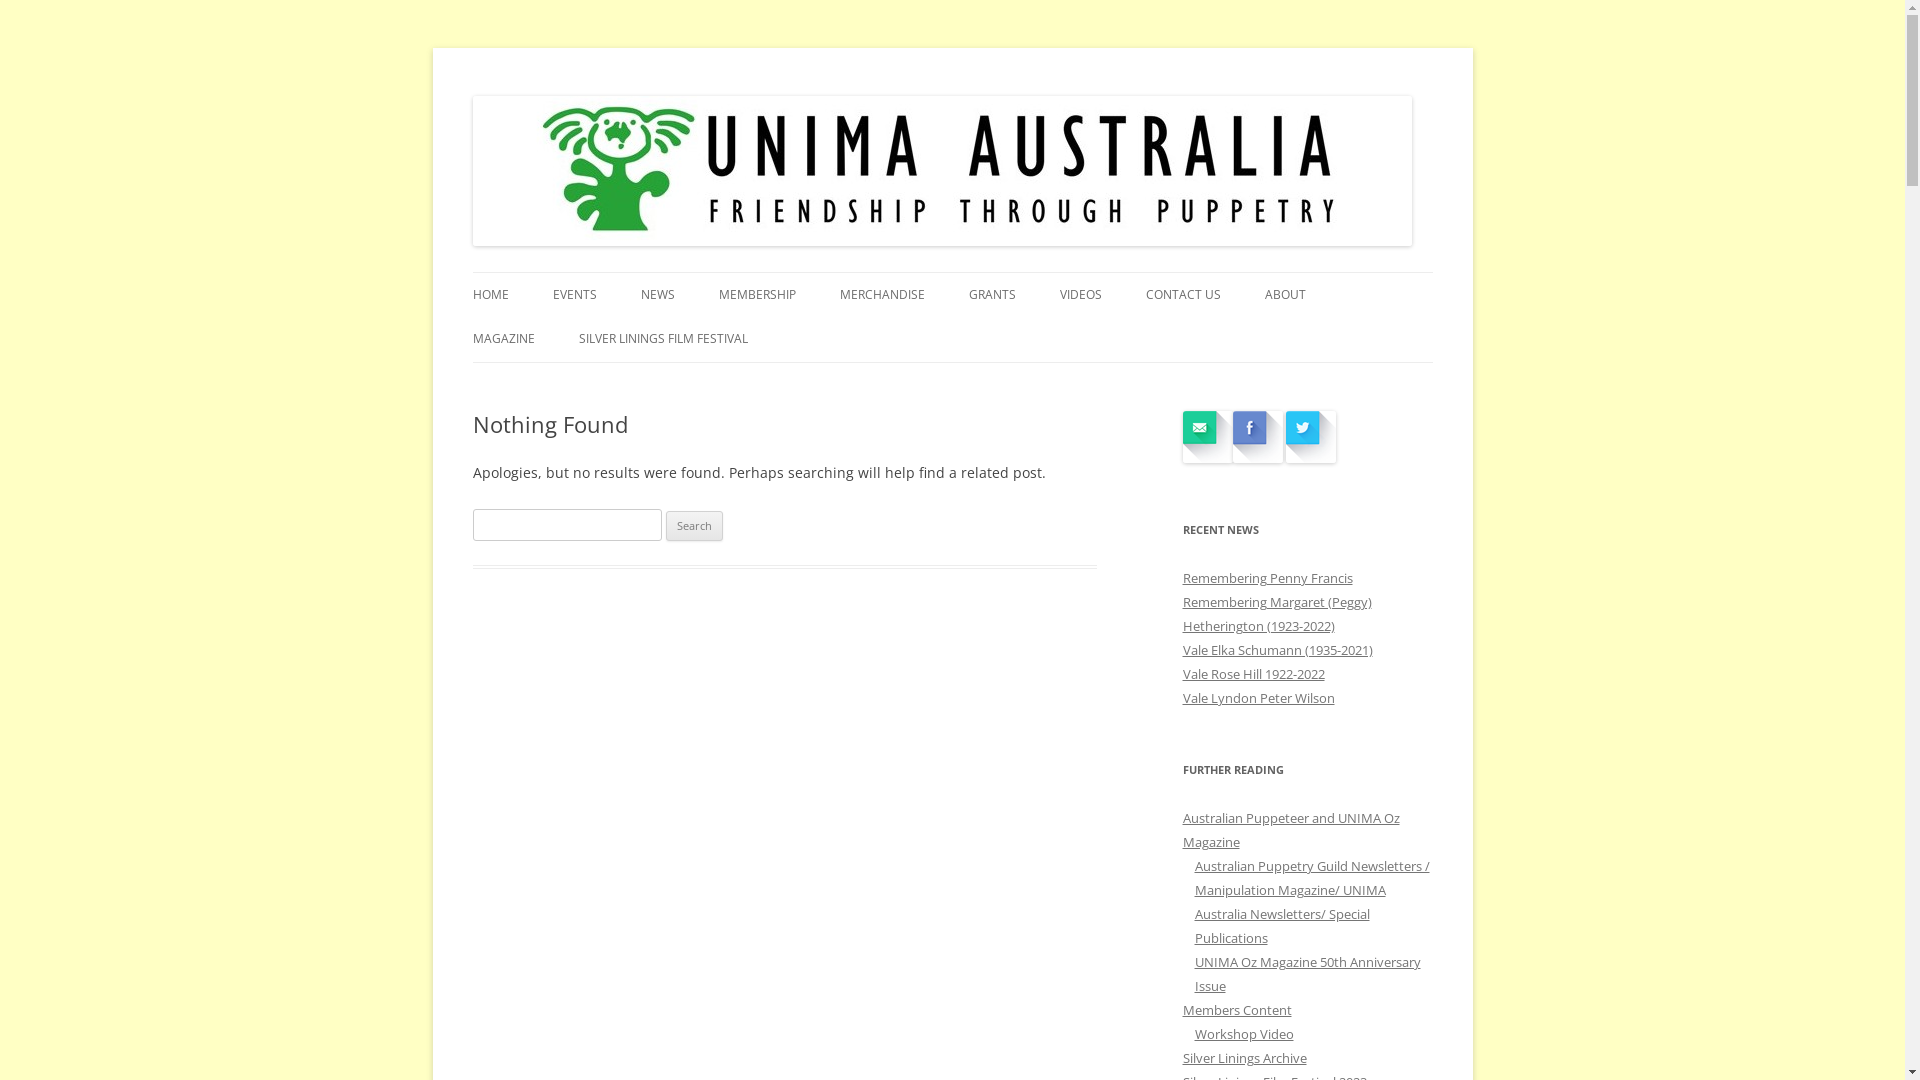  What do you see at coordinates (1284, 294) in the screenshot?
I see `'ABOUT'` at bounding box center [1284, 294].